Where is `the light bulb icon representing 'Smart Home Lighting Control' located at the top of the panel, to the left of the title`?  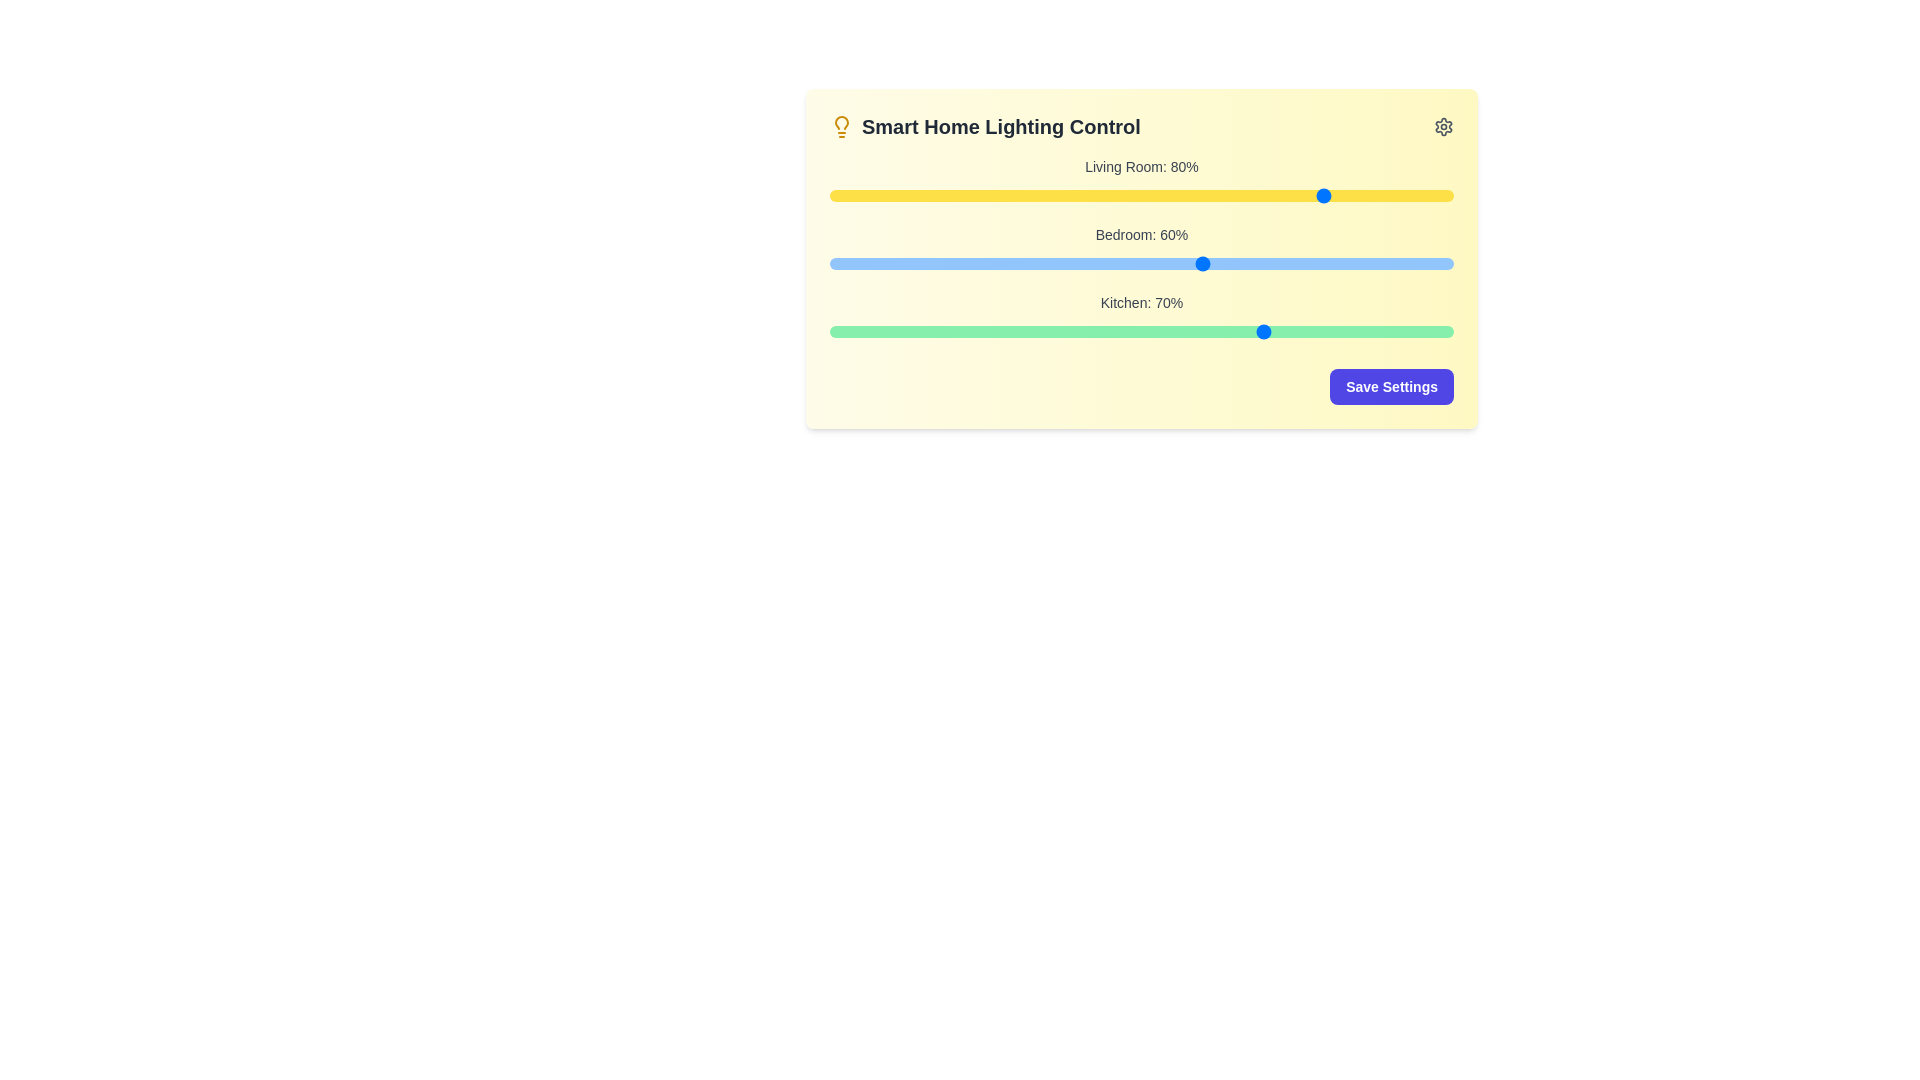 the light bulb icon representing 'Smart Home Lighting Control' located at the top of the panel, to the left of the title is located at coordinates (841, 127).